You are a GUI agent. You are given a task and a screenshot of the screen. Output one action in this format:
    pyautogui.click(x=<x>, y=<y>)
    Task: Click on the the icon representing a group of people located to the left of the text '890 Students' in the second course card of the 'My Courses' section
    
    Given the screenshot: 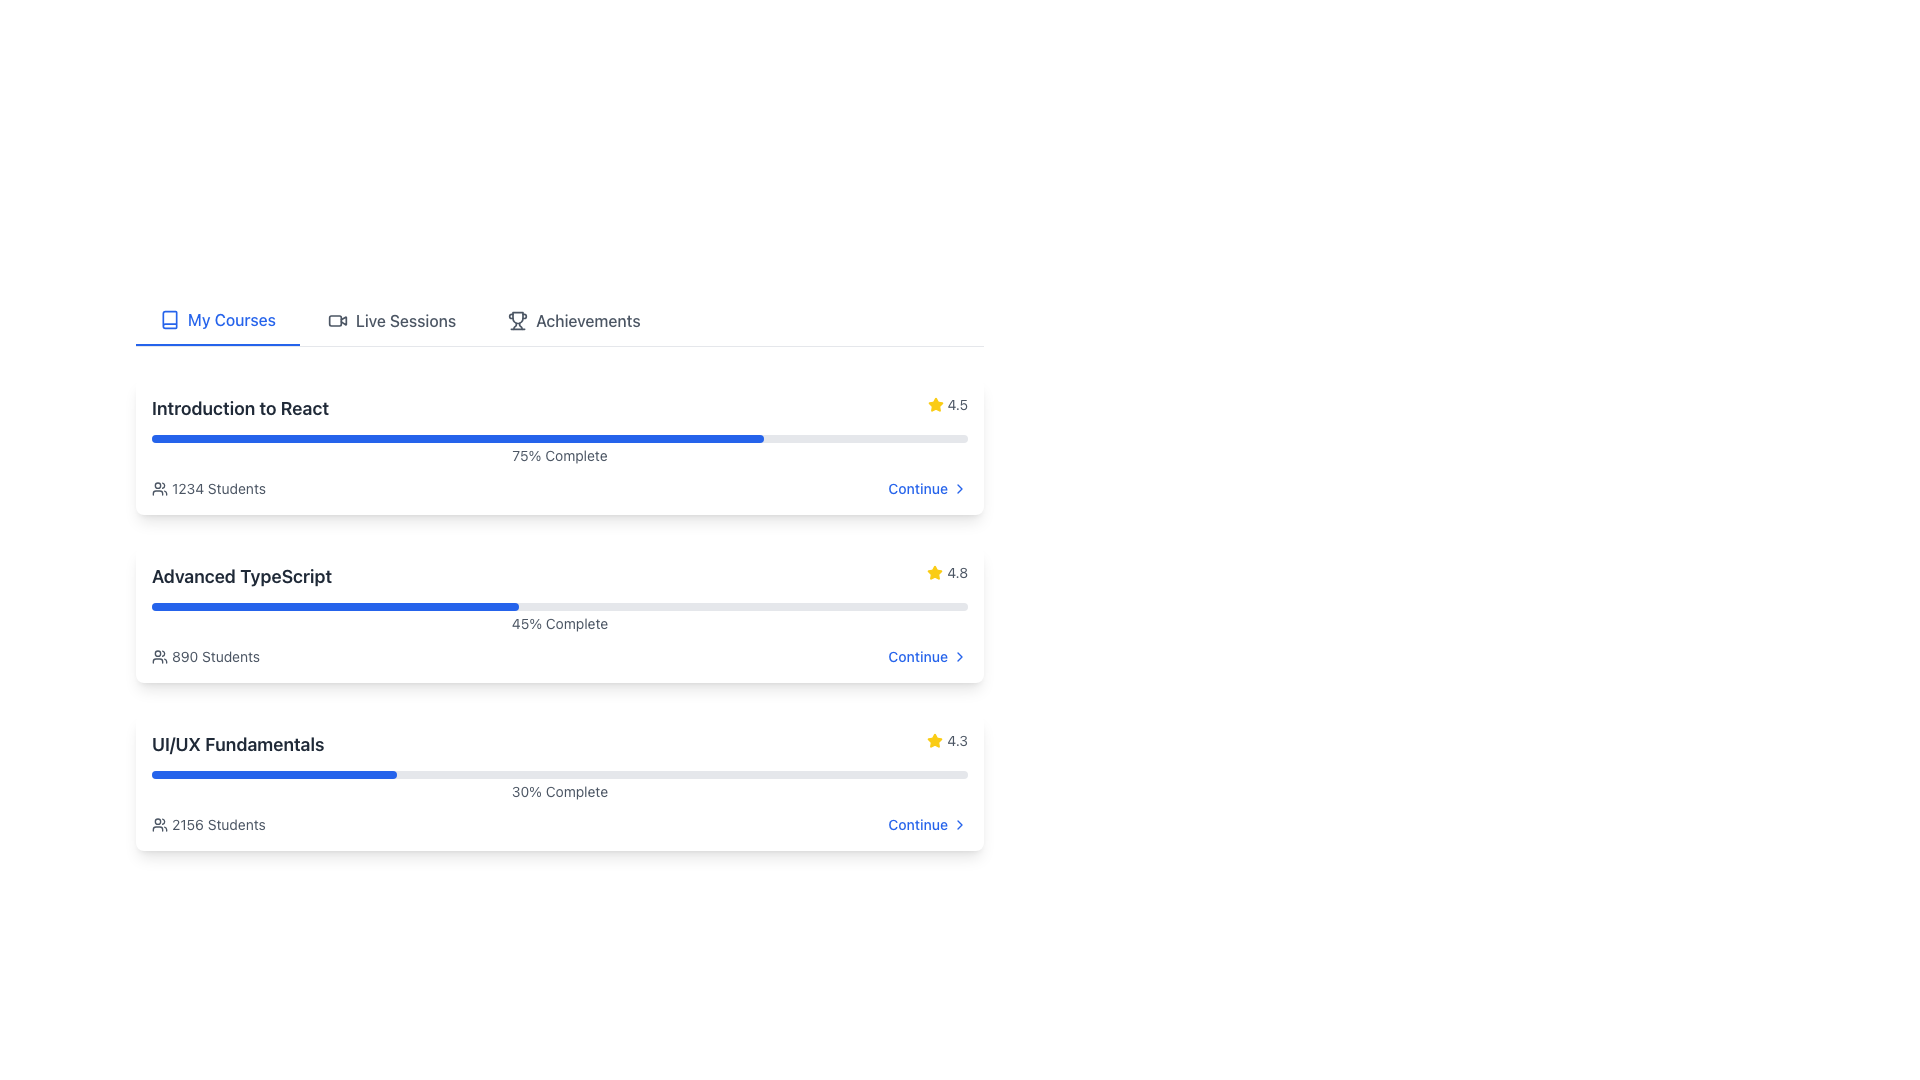 What is the action you would take?
    pyautogui.click(x=158, y=656)
    